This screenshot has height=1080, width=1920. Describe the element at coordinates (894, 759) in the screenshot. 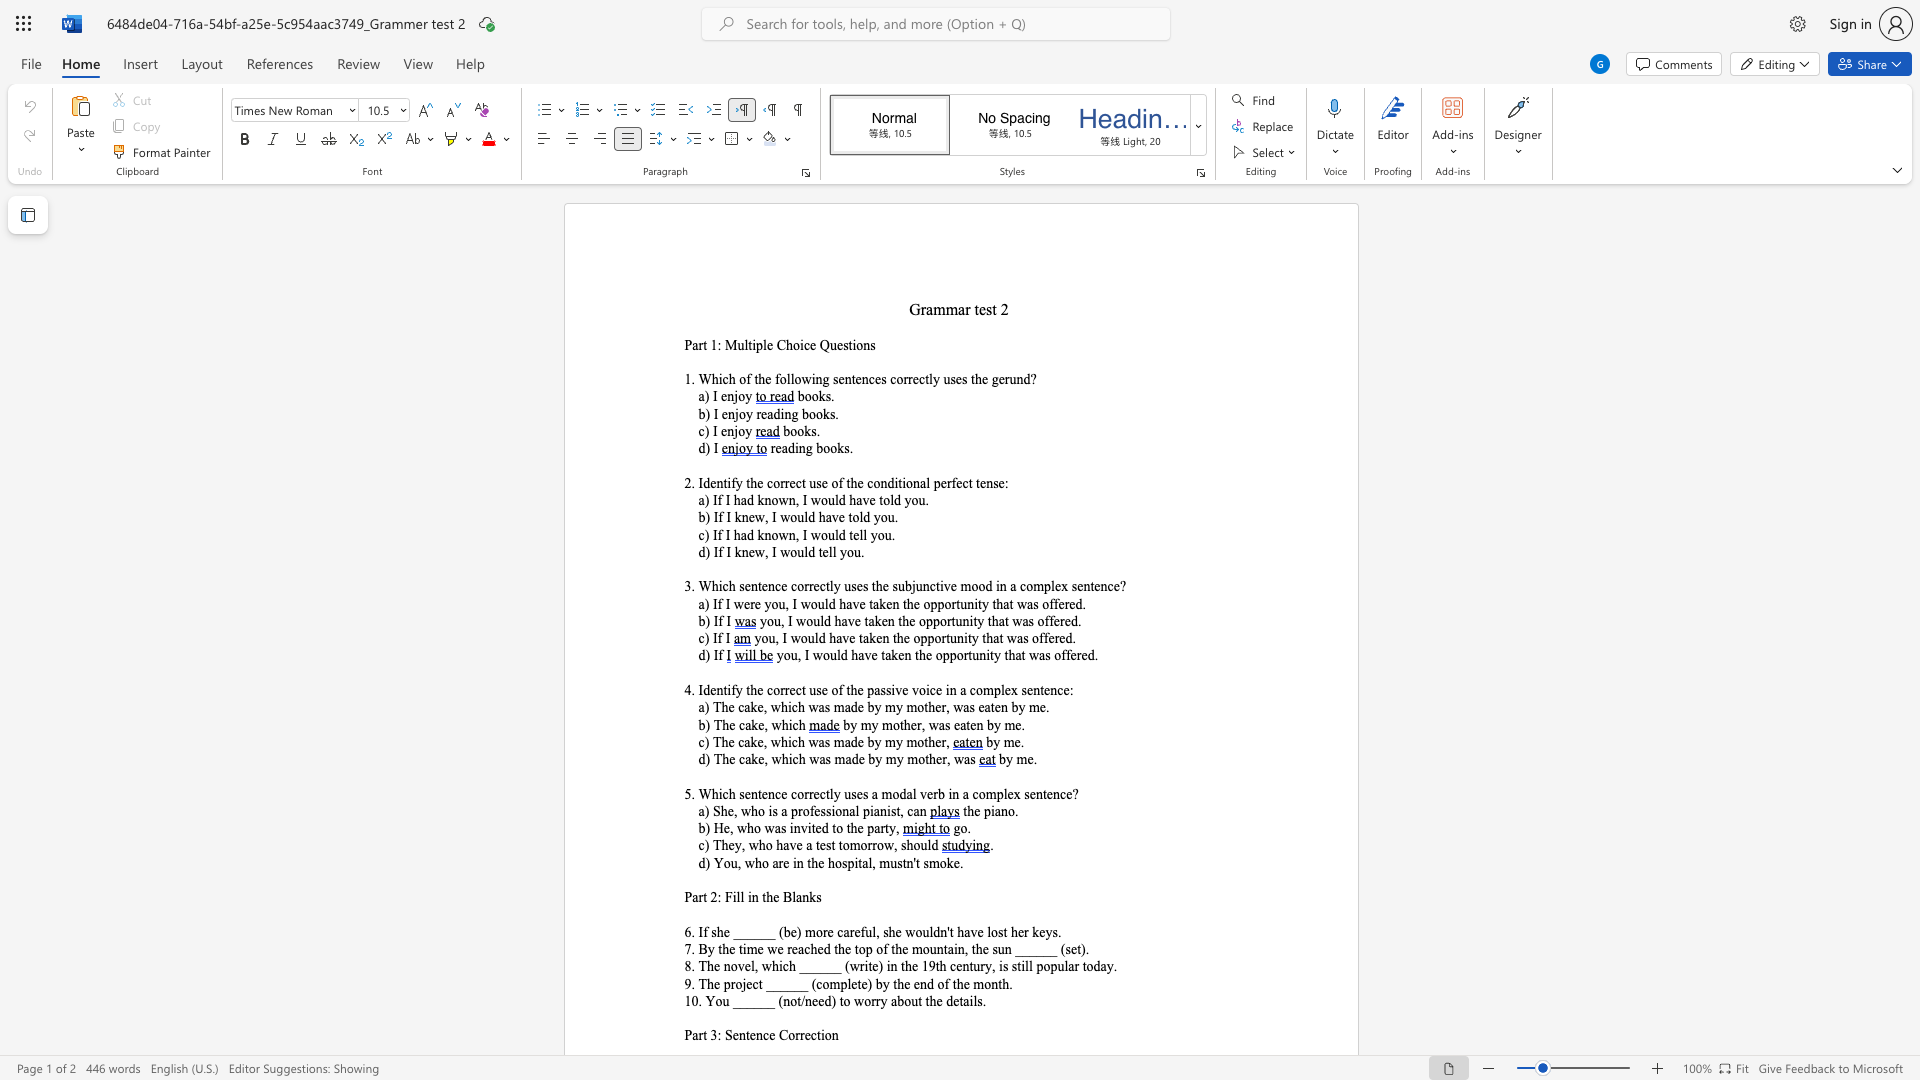

I see `the space between the continuous character "m" and "y" in the text` at that location.